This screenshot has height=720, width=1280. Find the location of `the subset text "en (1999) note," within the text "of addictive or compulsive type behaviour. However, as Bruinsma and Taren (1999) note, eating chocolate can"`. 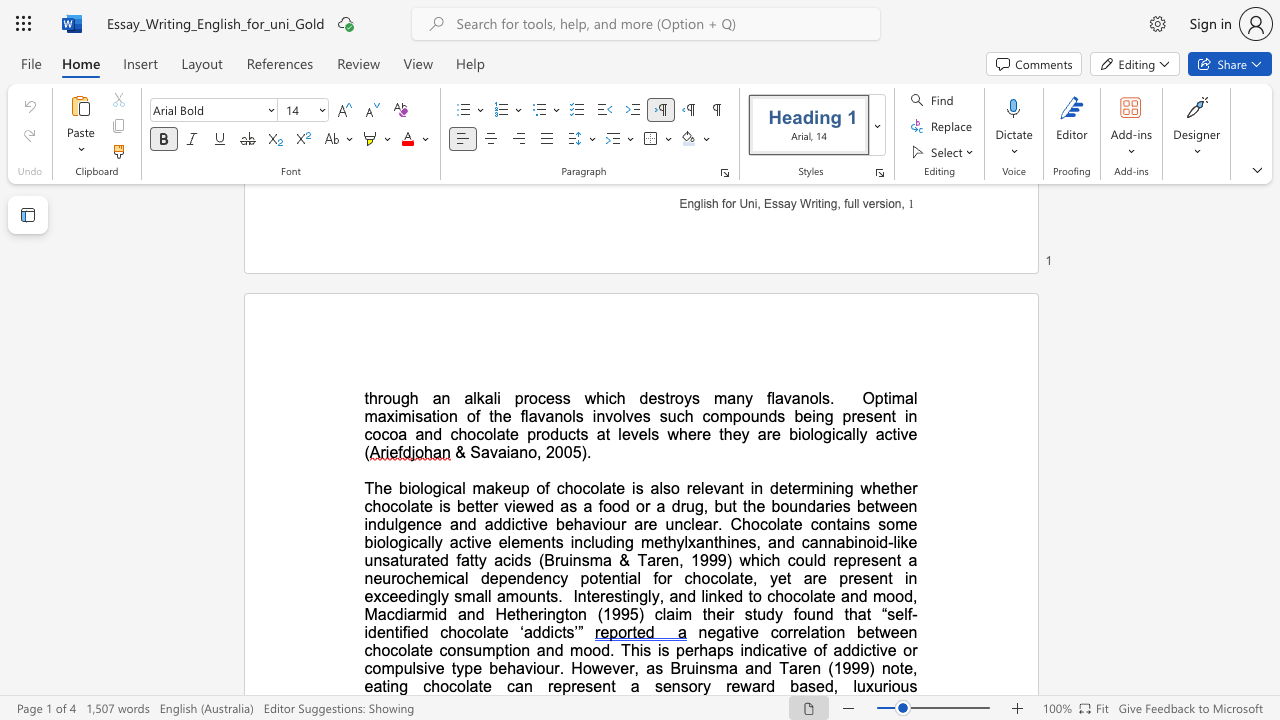

the subset text "en (1999) note," within the text "of addictive or compulsive type behaviour. However, as Bruinsma and Taren (1999) note, eating chocolate can" is located at coordinates (803, 668).